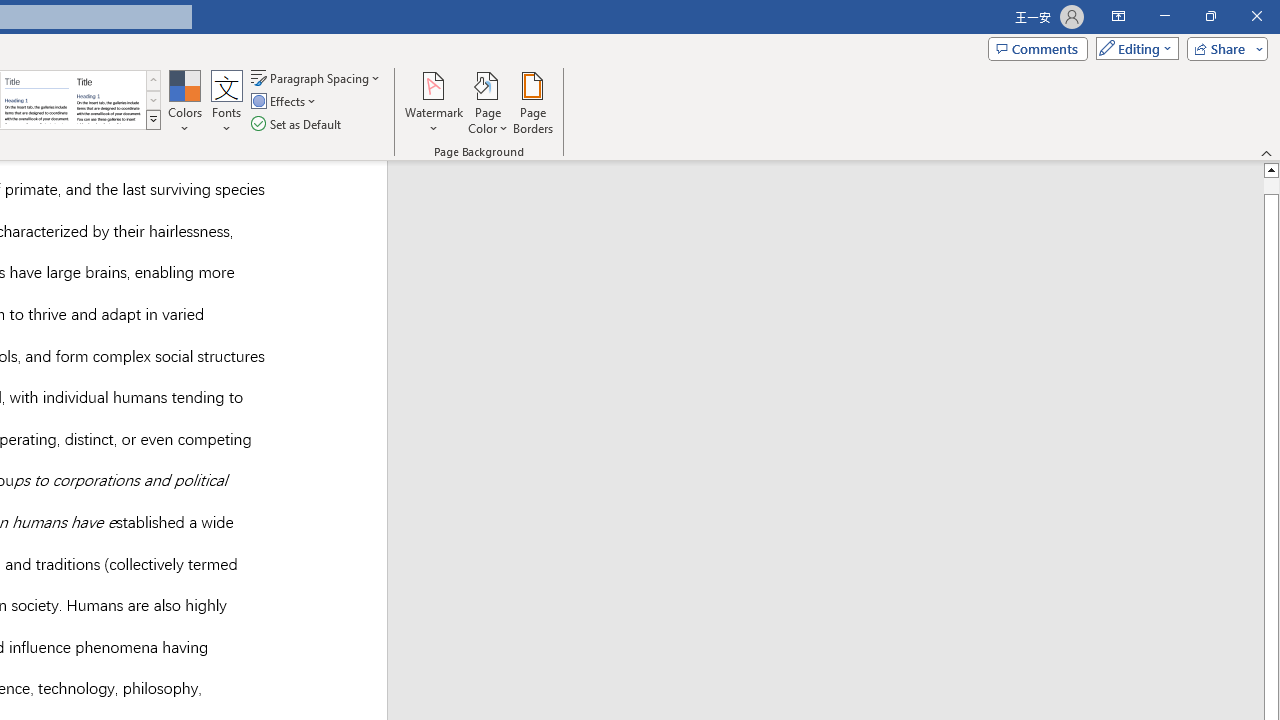 This screenshot has width=1280, height=720. I want to click on 'Colors', so click(184, 103).